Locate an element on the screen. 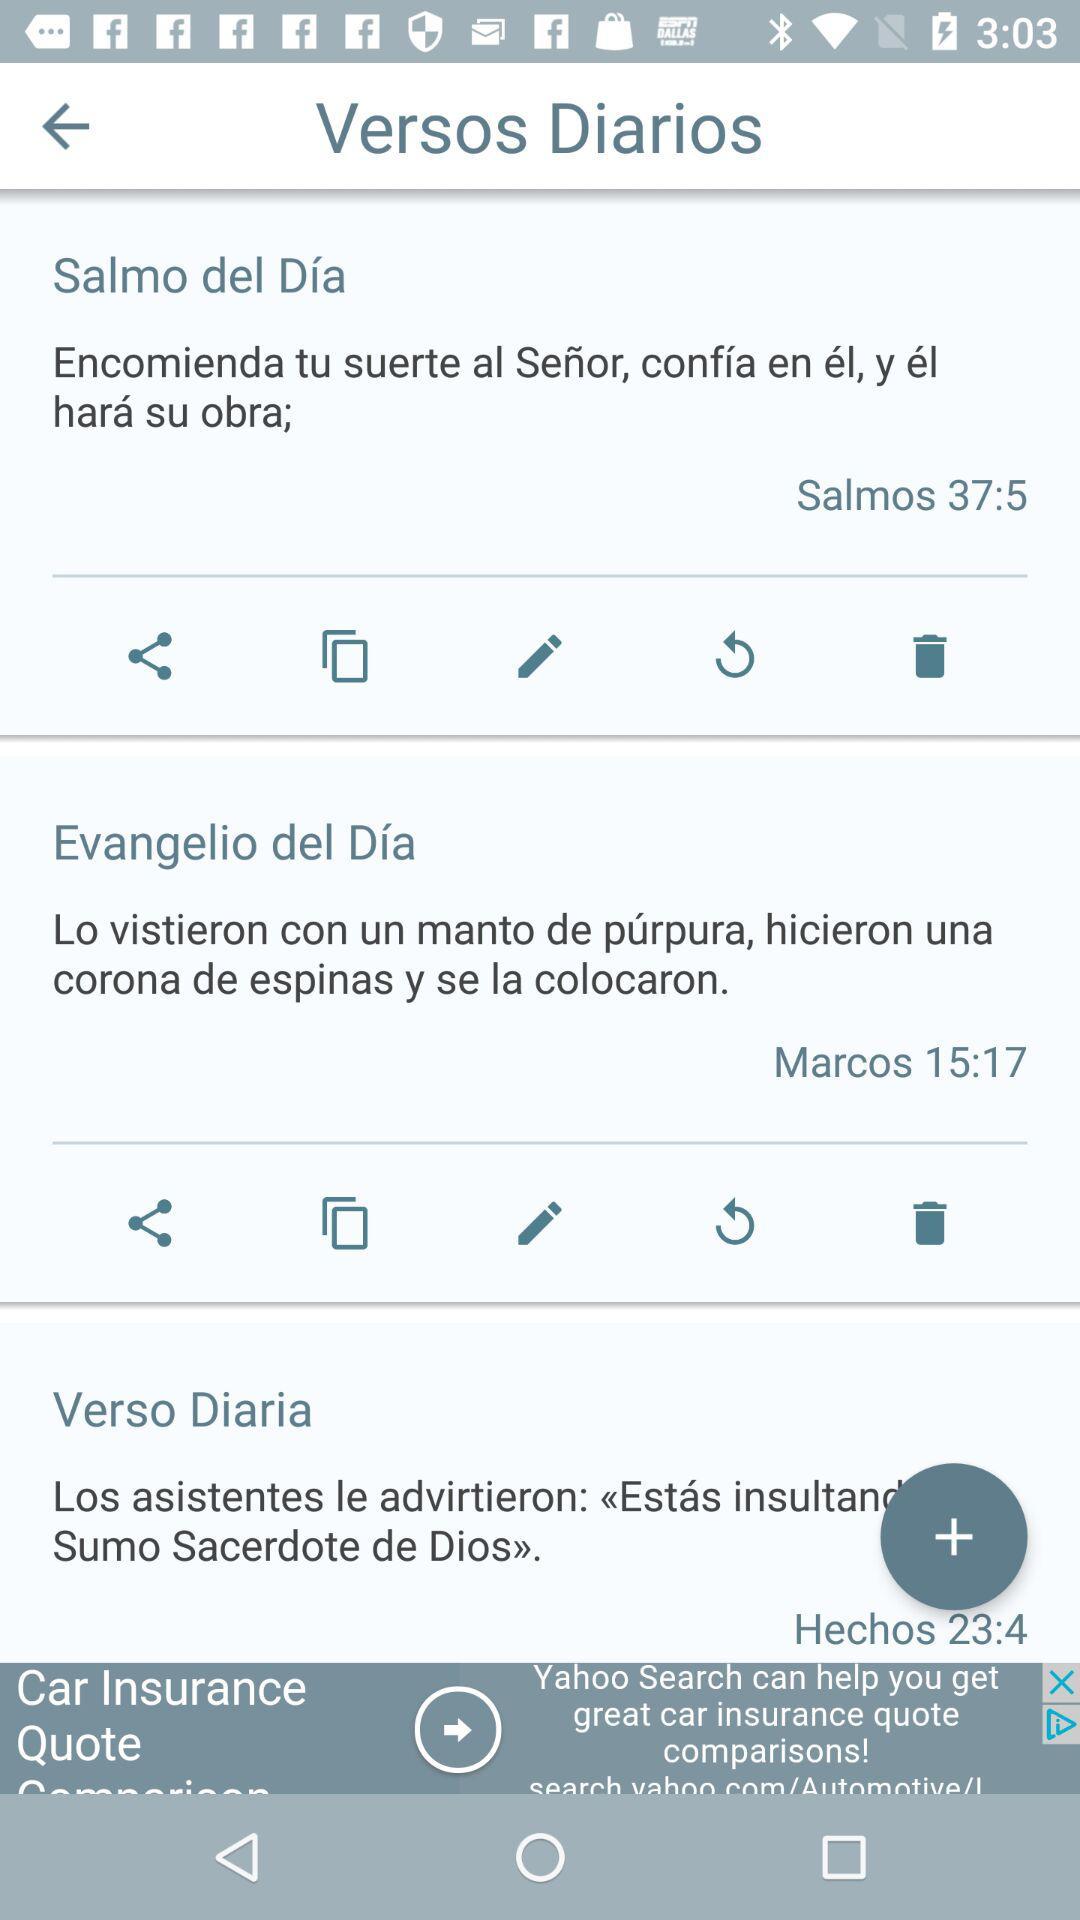 Image resolution: width=1080 pixels, height=1920 pixels. the arrow_backward icon is located at coordinates (64, 124).